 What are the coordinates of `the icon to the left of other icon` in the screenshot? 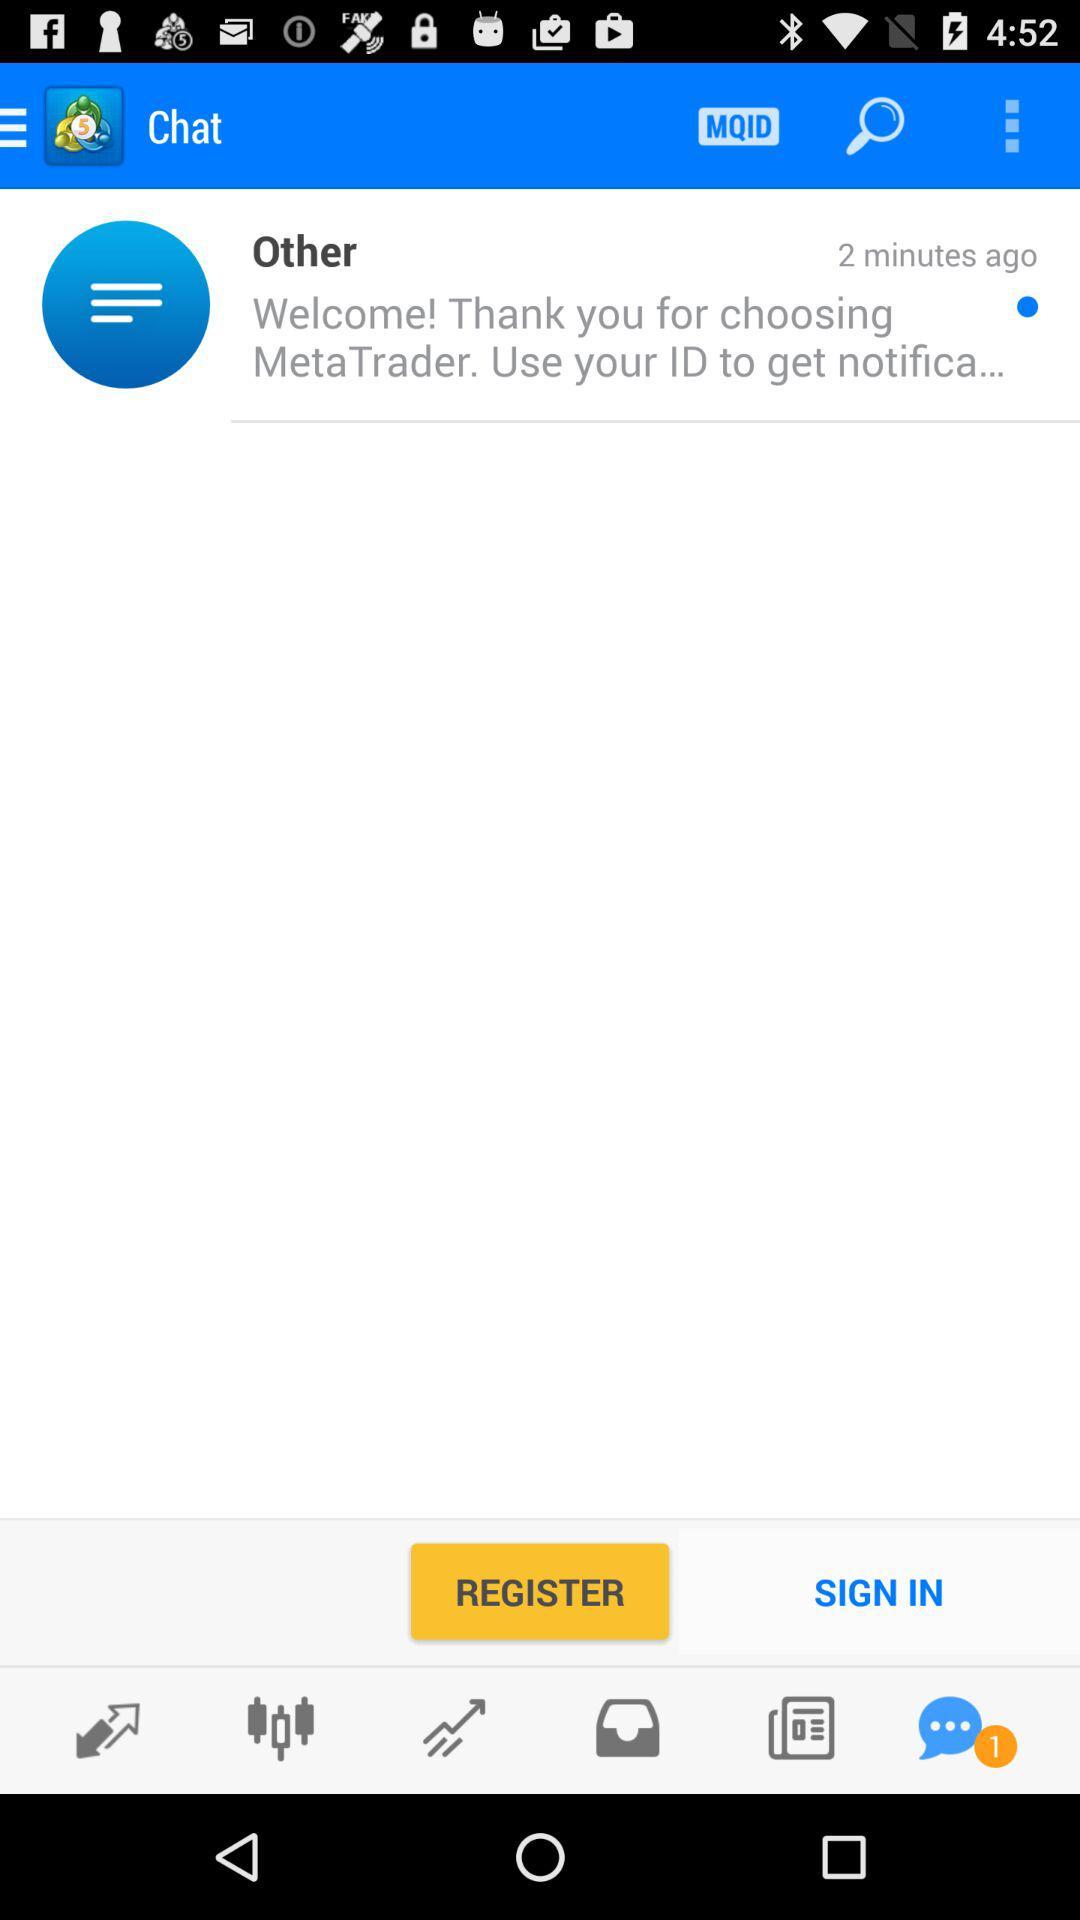 It's located at (220, 303).